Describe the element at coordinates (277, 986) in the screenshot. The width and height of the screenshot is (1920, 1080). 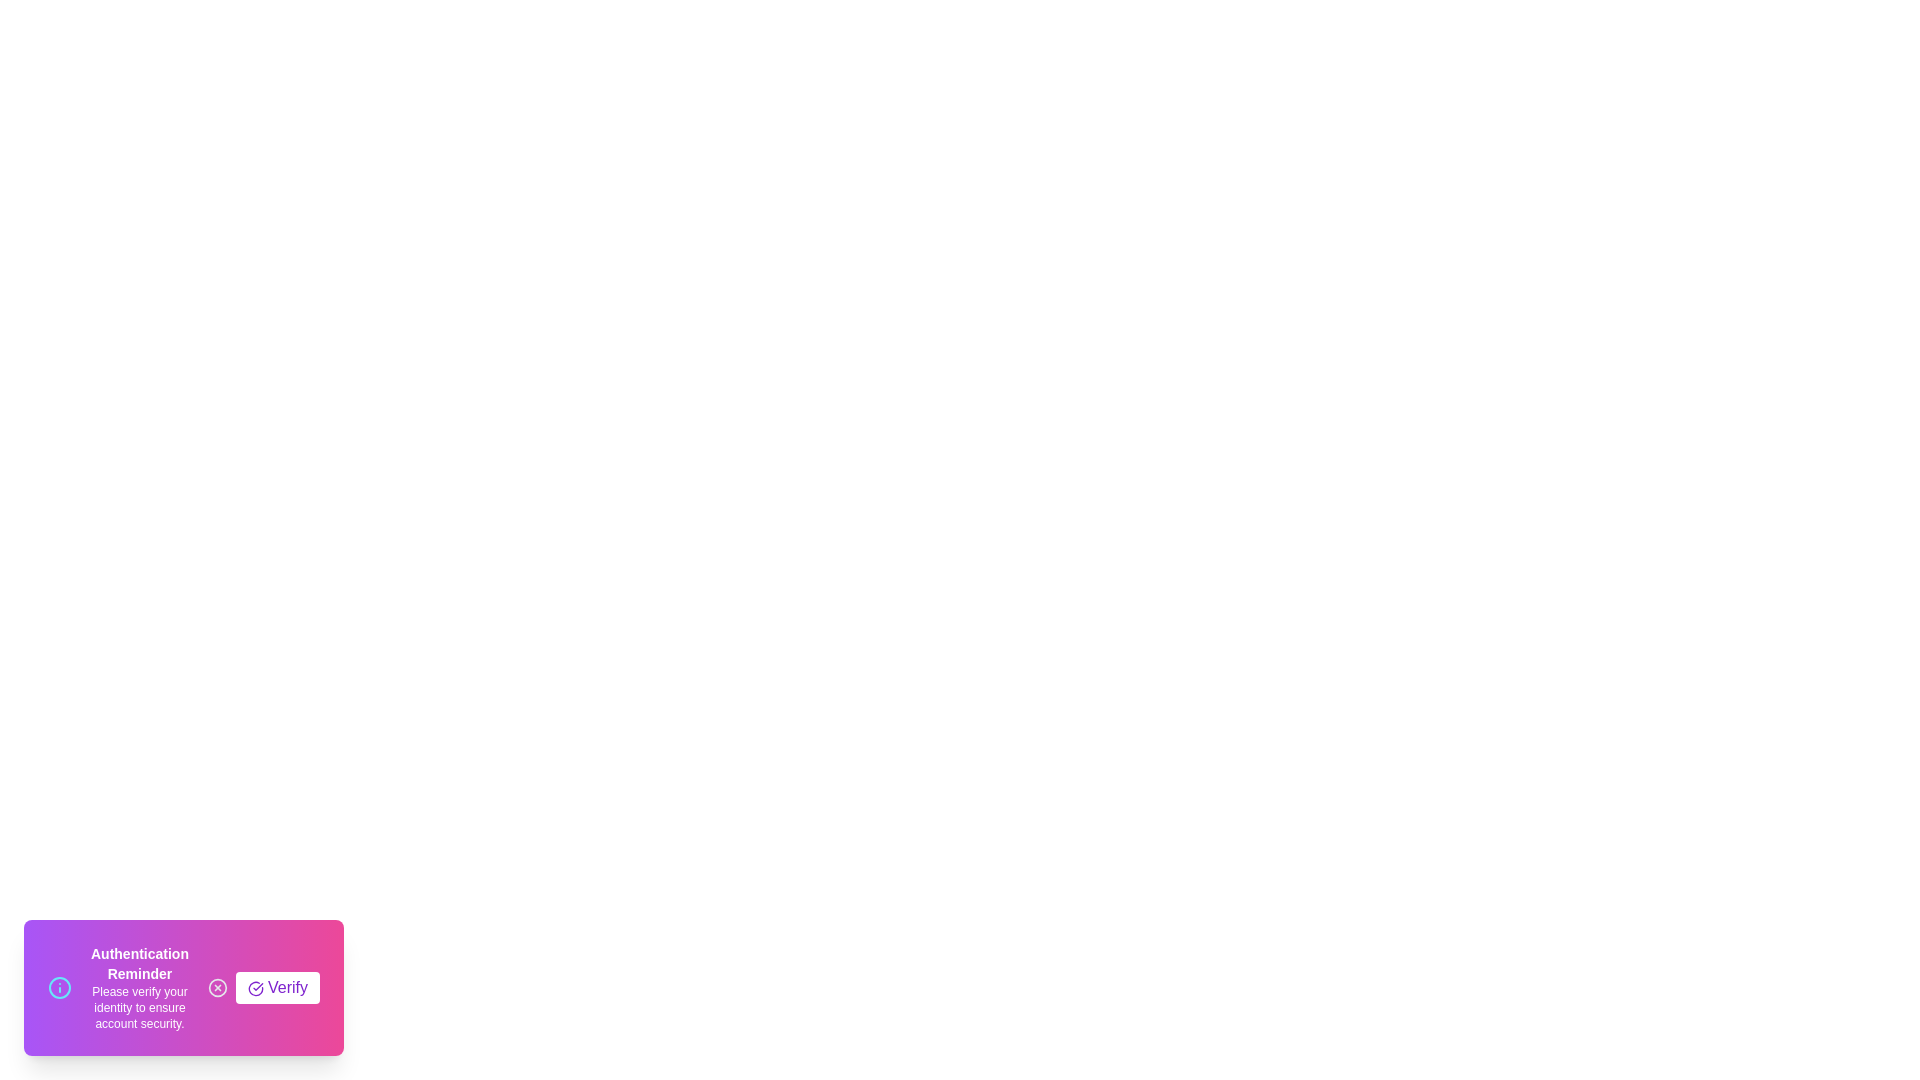
I see `'Verify' button to trigger the verification process` at that location.